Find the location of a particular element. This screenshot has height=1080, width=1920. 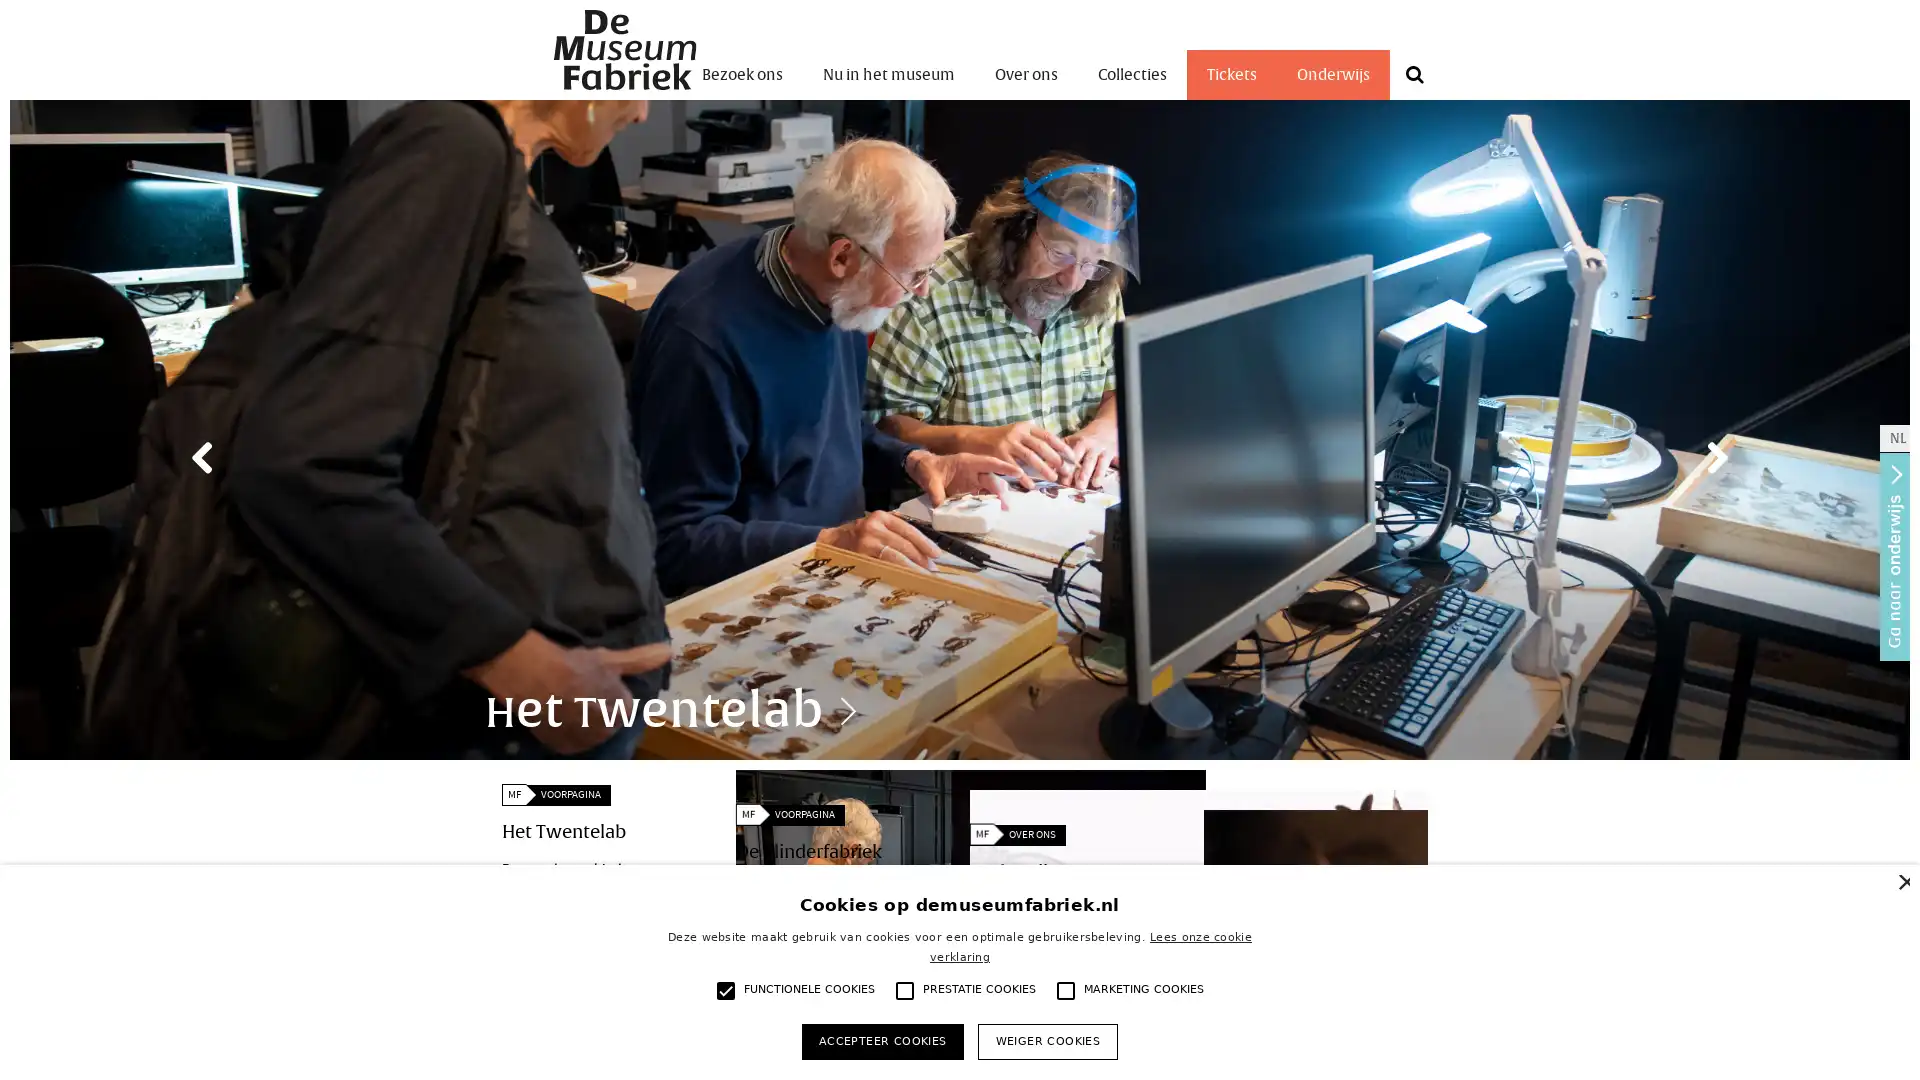

ACCEPTEER COOKIES is located at coordinates (881, 1040).